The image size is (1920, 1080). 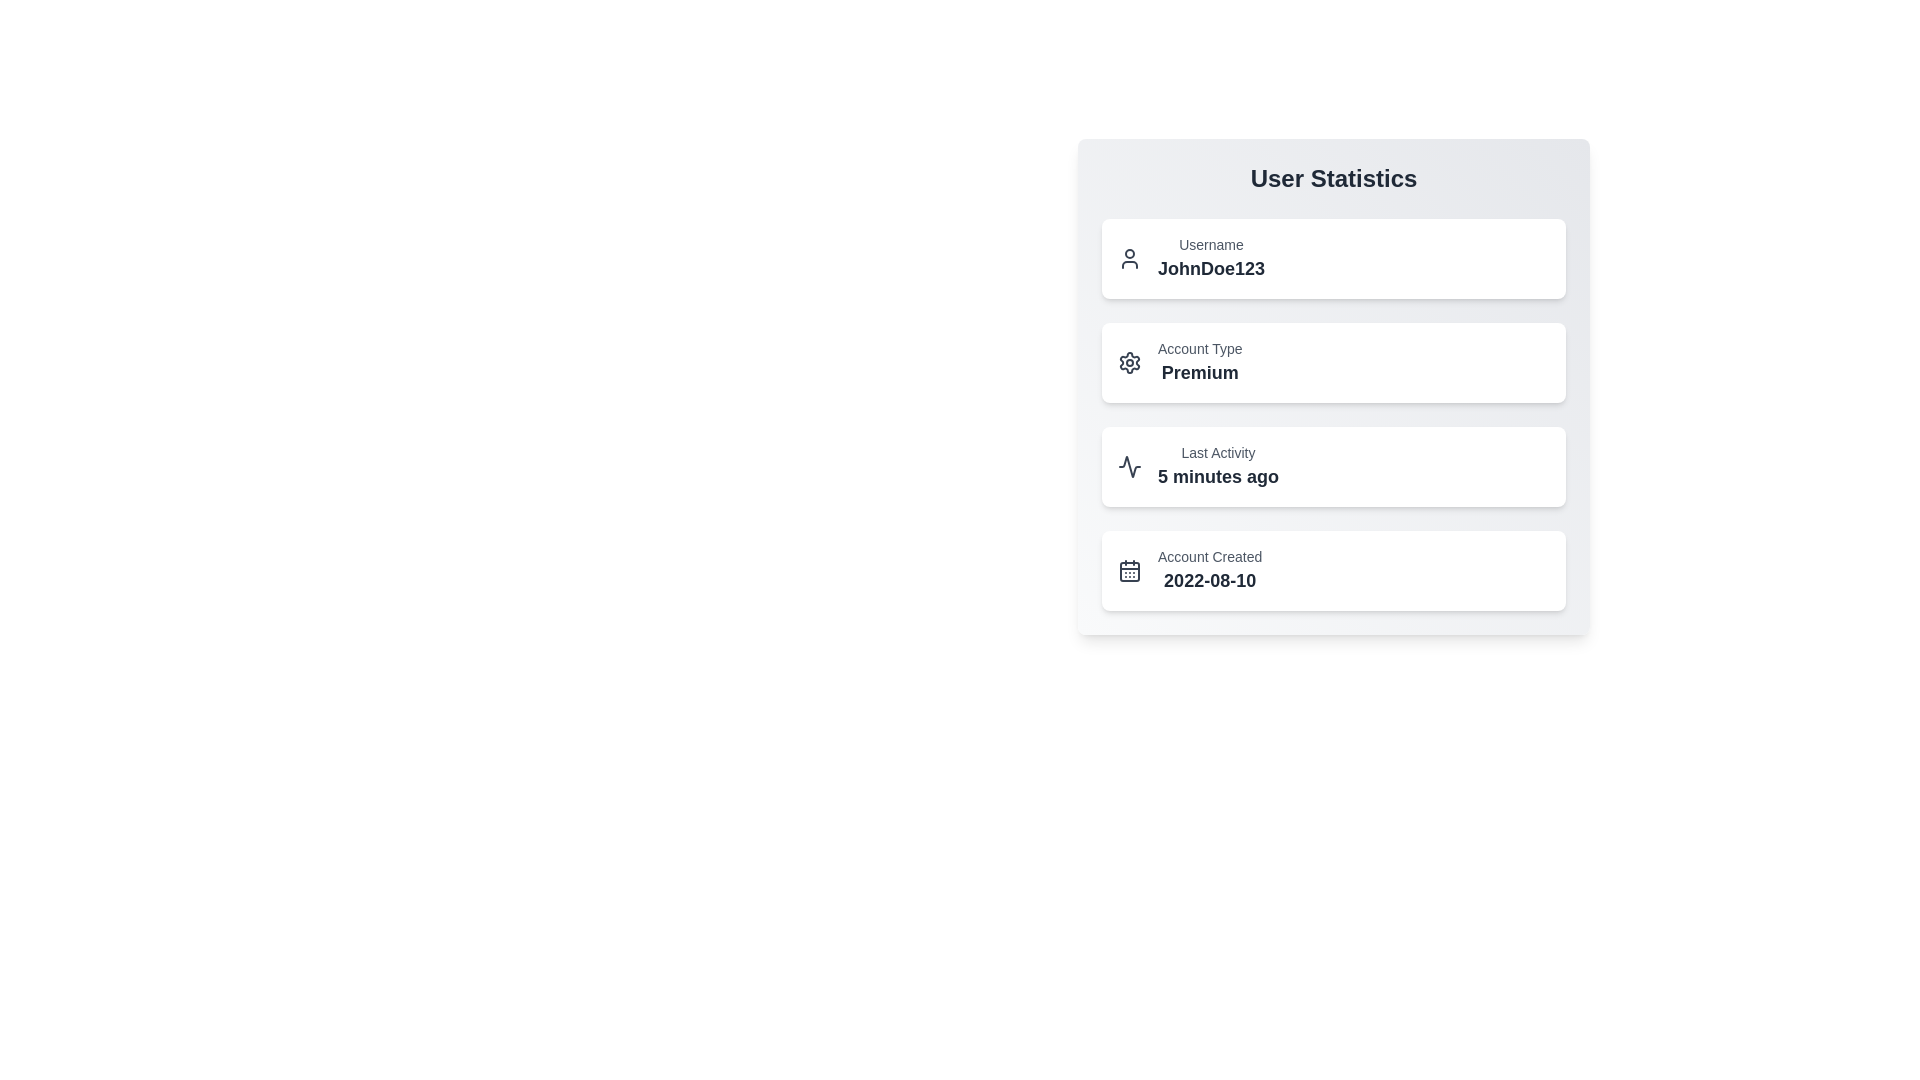 What do you see at coordinates (1210, 244) in the screenshot?
I see `the label indicating the user's username, which is positioned above the text 'JohnDoe123' in the 'User Statistics' section` at bounding box center [1210, 244].